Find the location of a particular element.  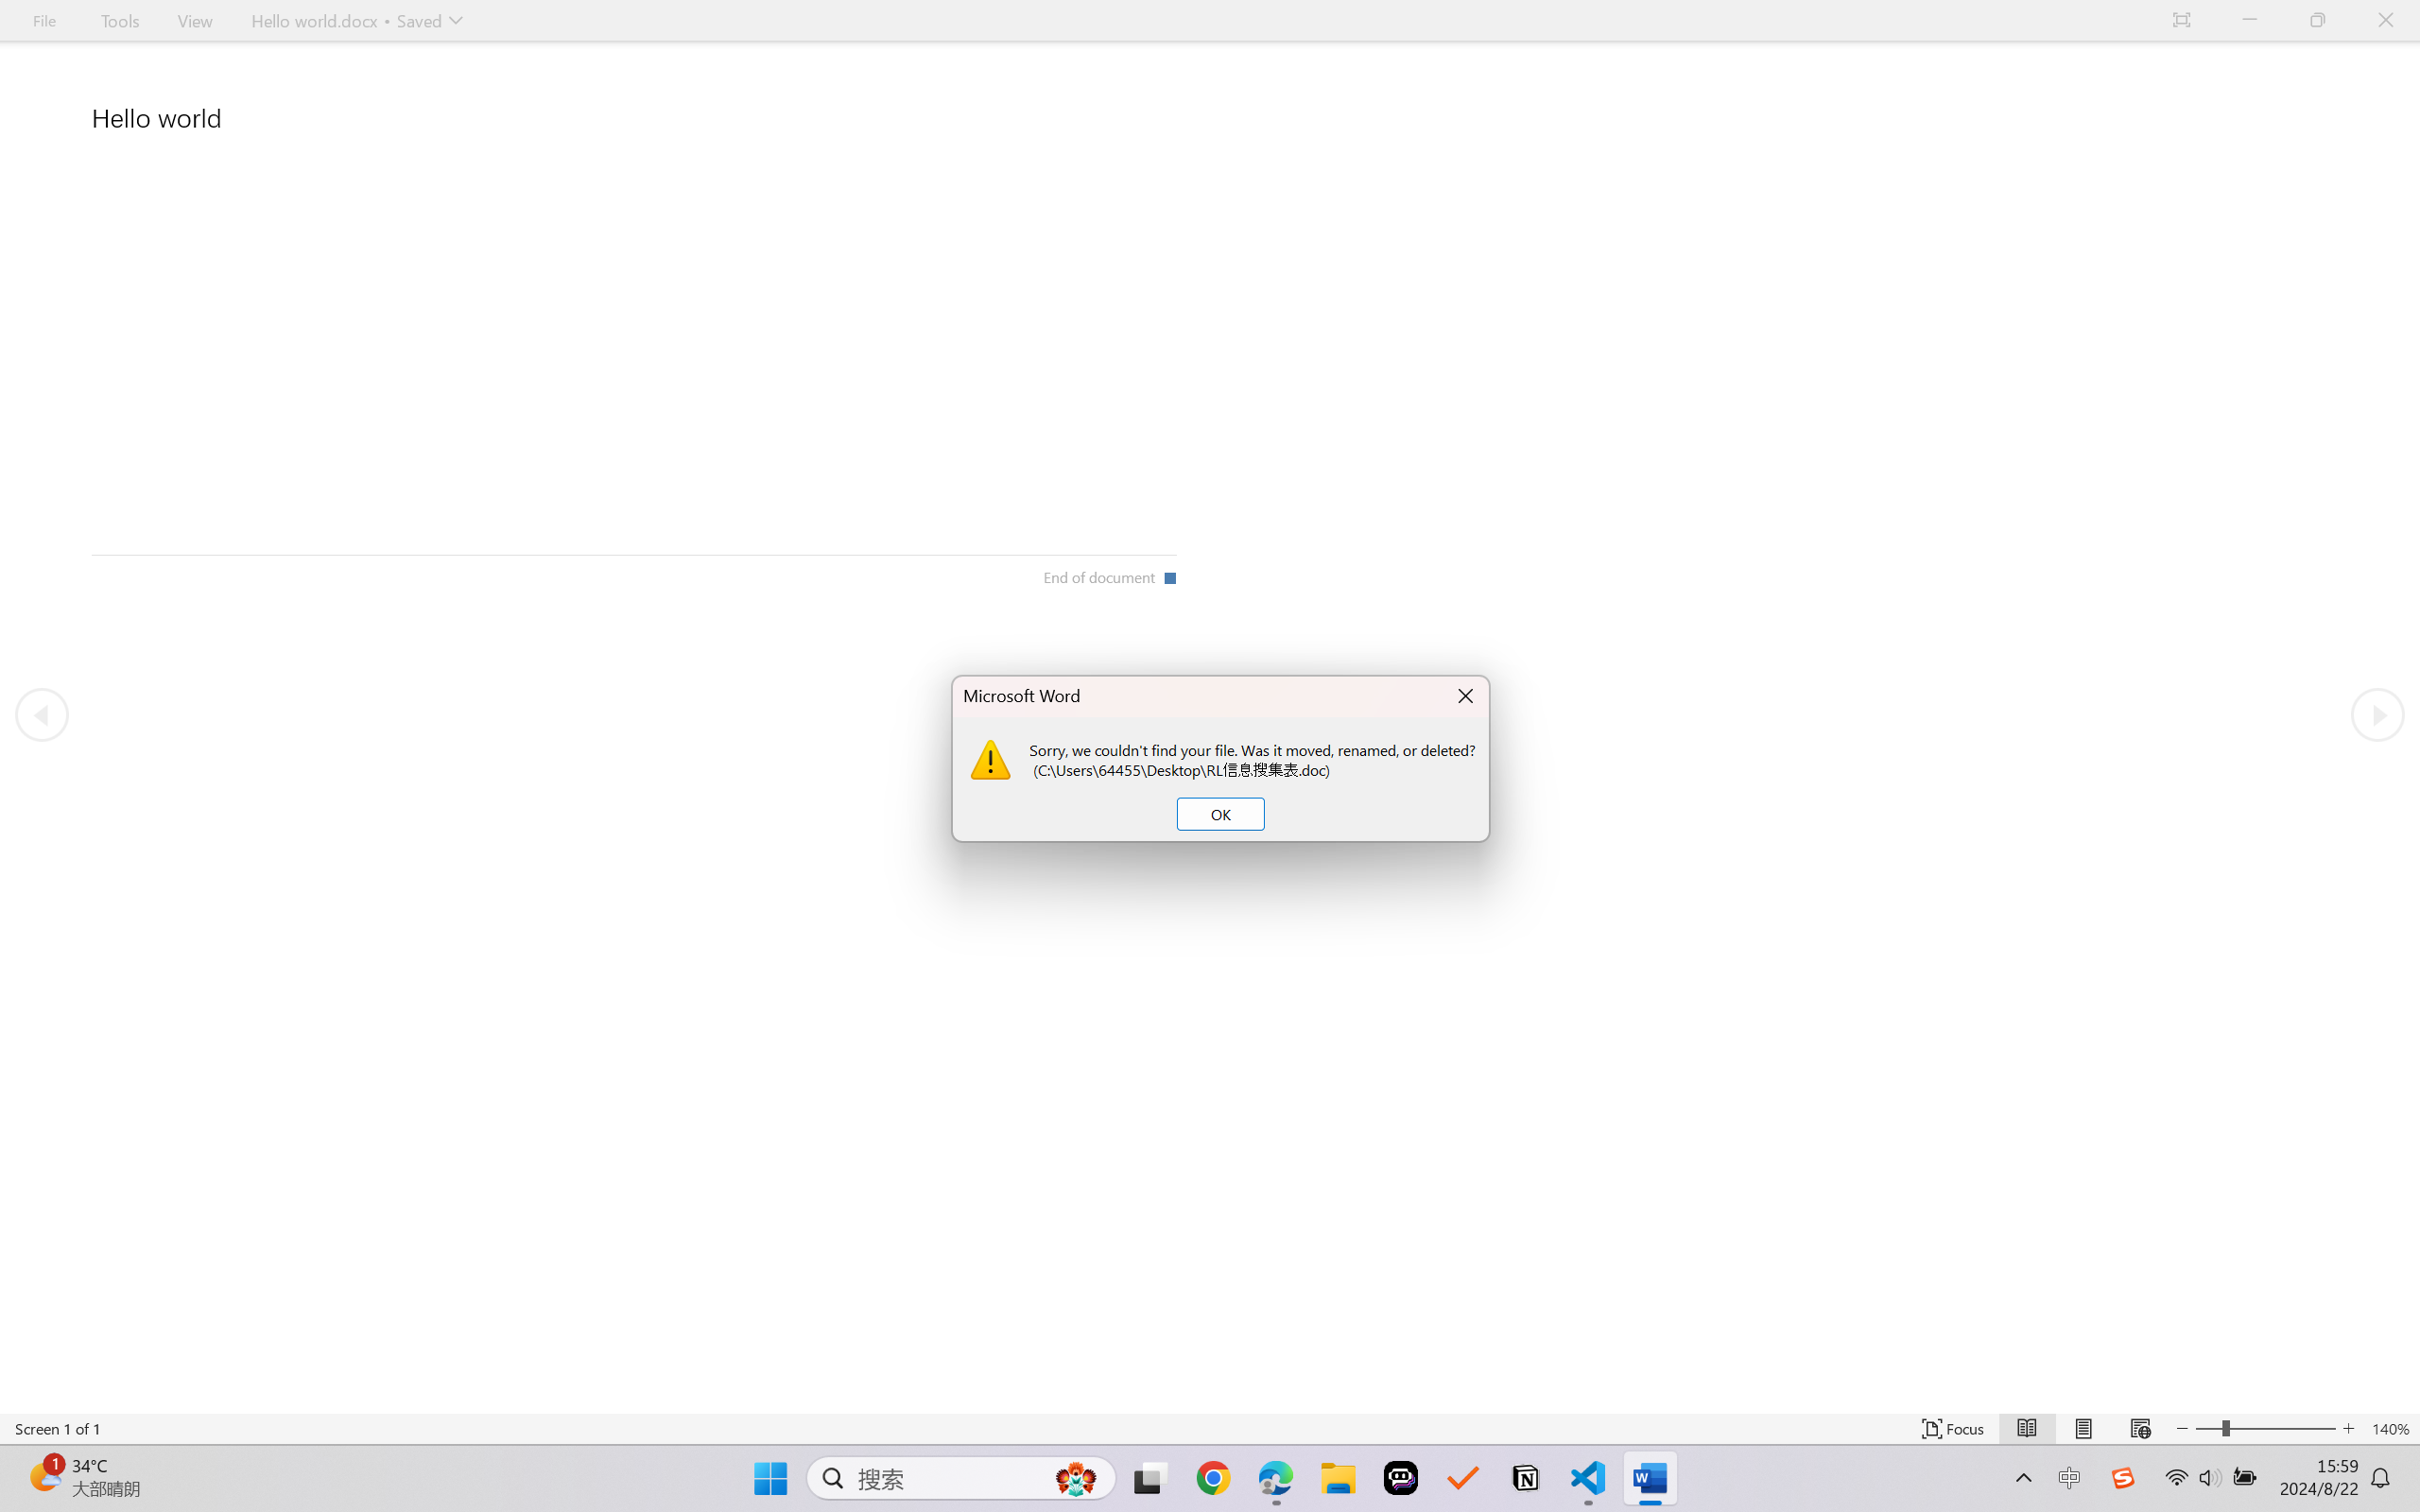

'File Tab' is located at coordinates (43, 20).